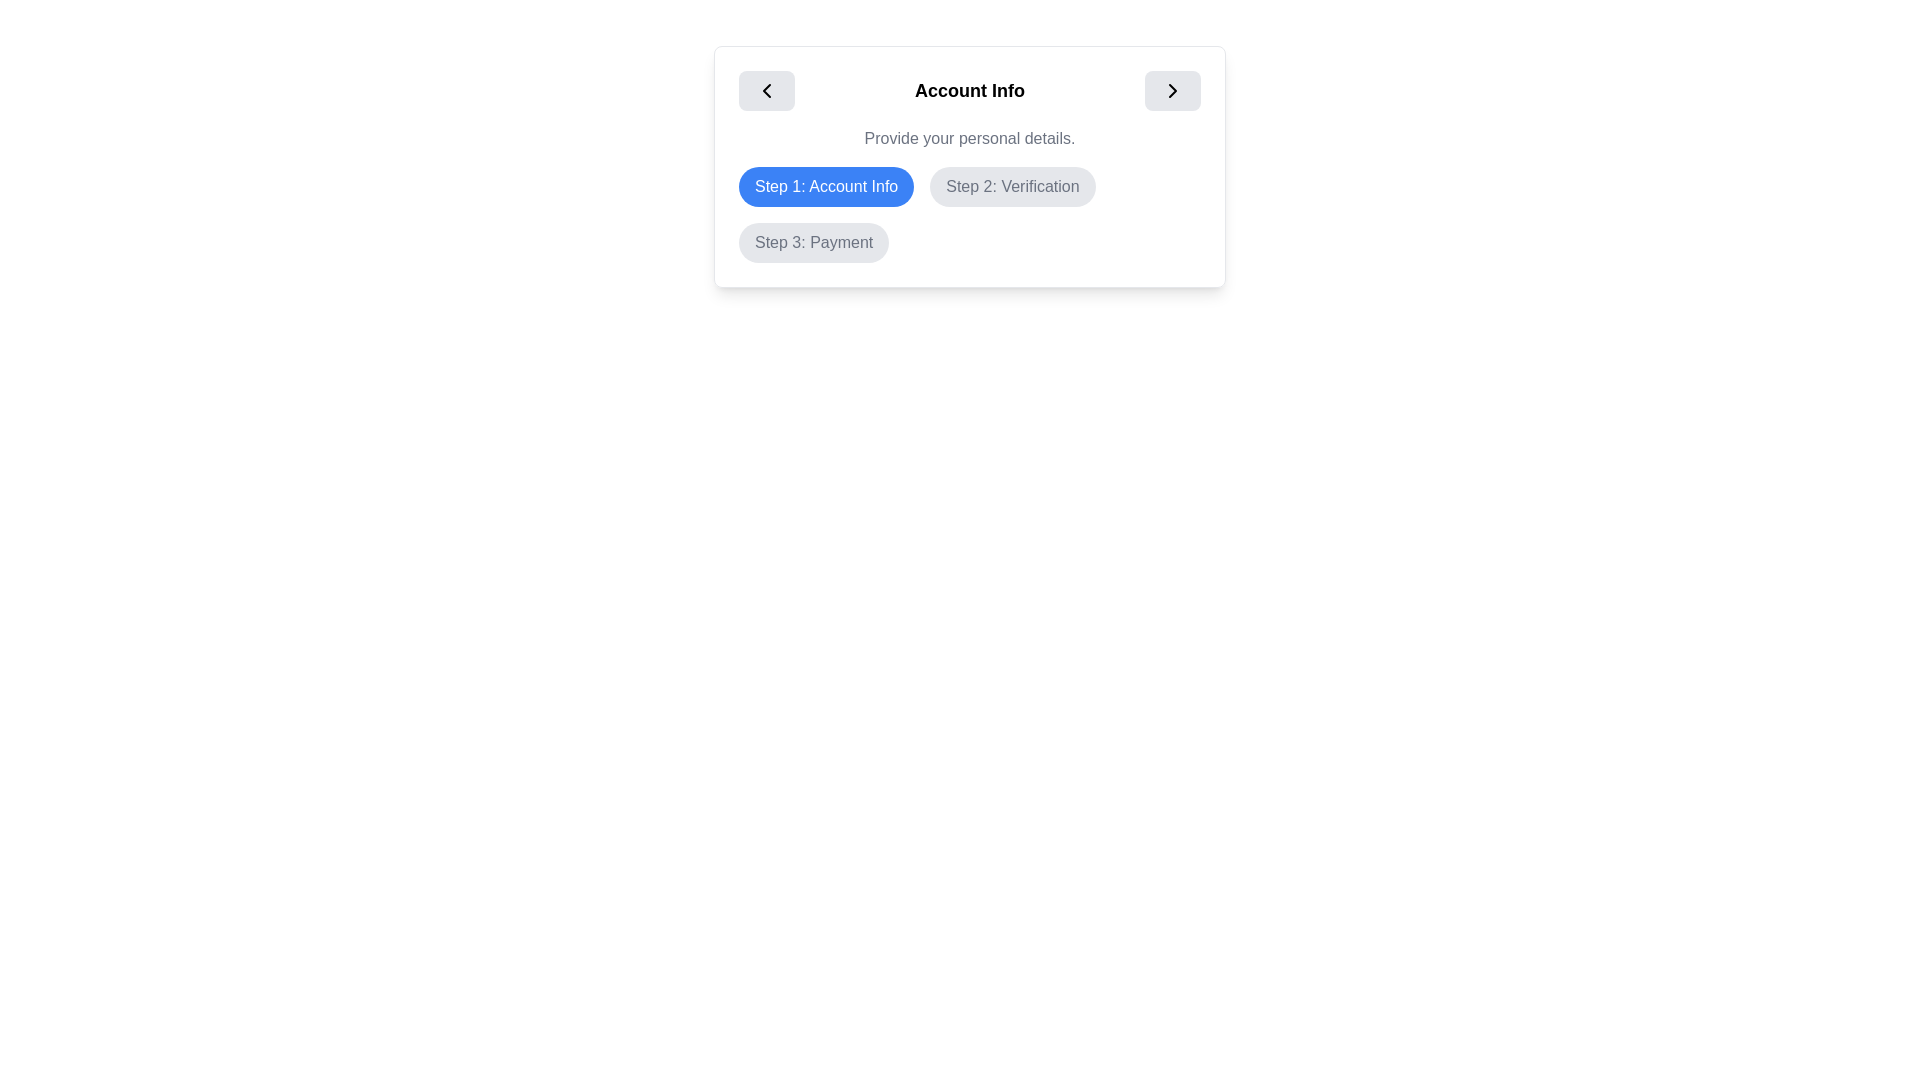 This screenshot has height=1080, width=1920. What do you see at coordinates (969, 137) in the screenshot?
I see `the static text element that states 'Provide your personal details.' which is styled in gray and located below the 'Account Info' header` at bounding box center [969, 137].